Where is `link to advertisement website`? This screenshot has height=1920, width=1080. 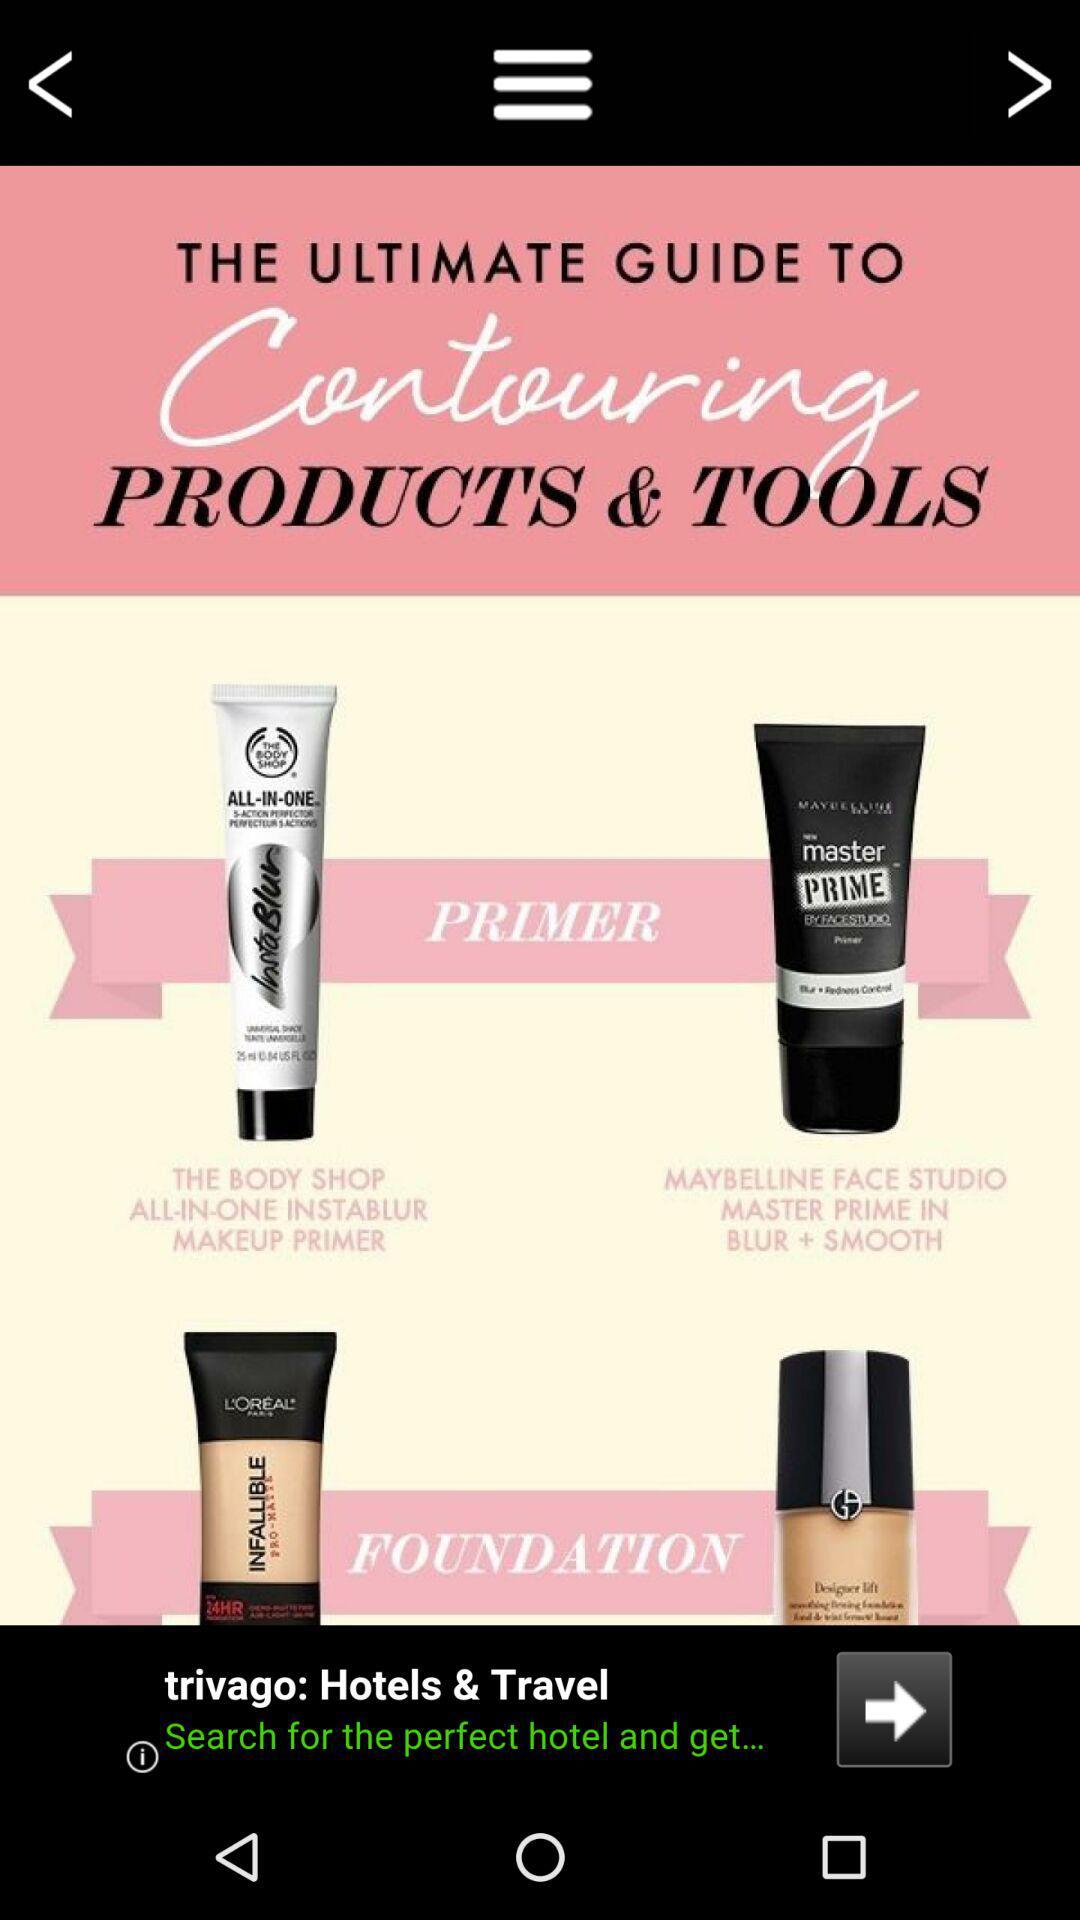
link to advertisement website is located at coordinates (540, 1708).